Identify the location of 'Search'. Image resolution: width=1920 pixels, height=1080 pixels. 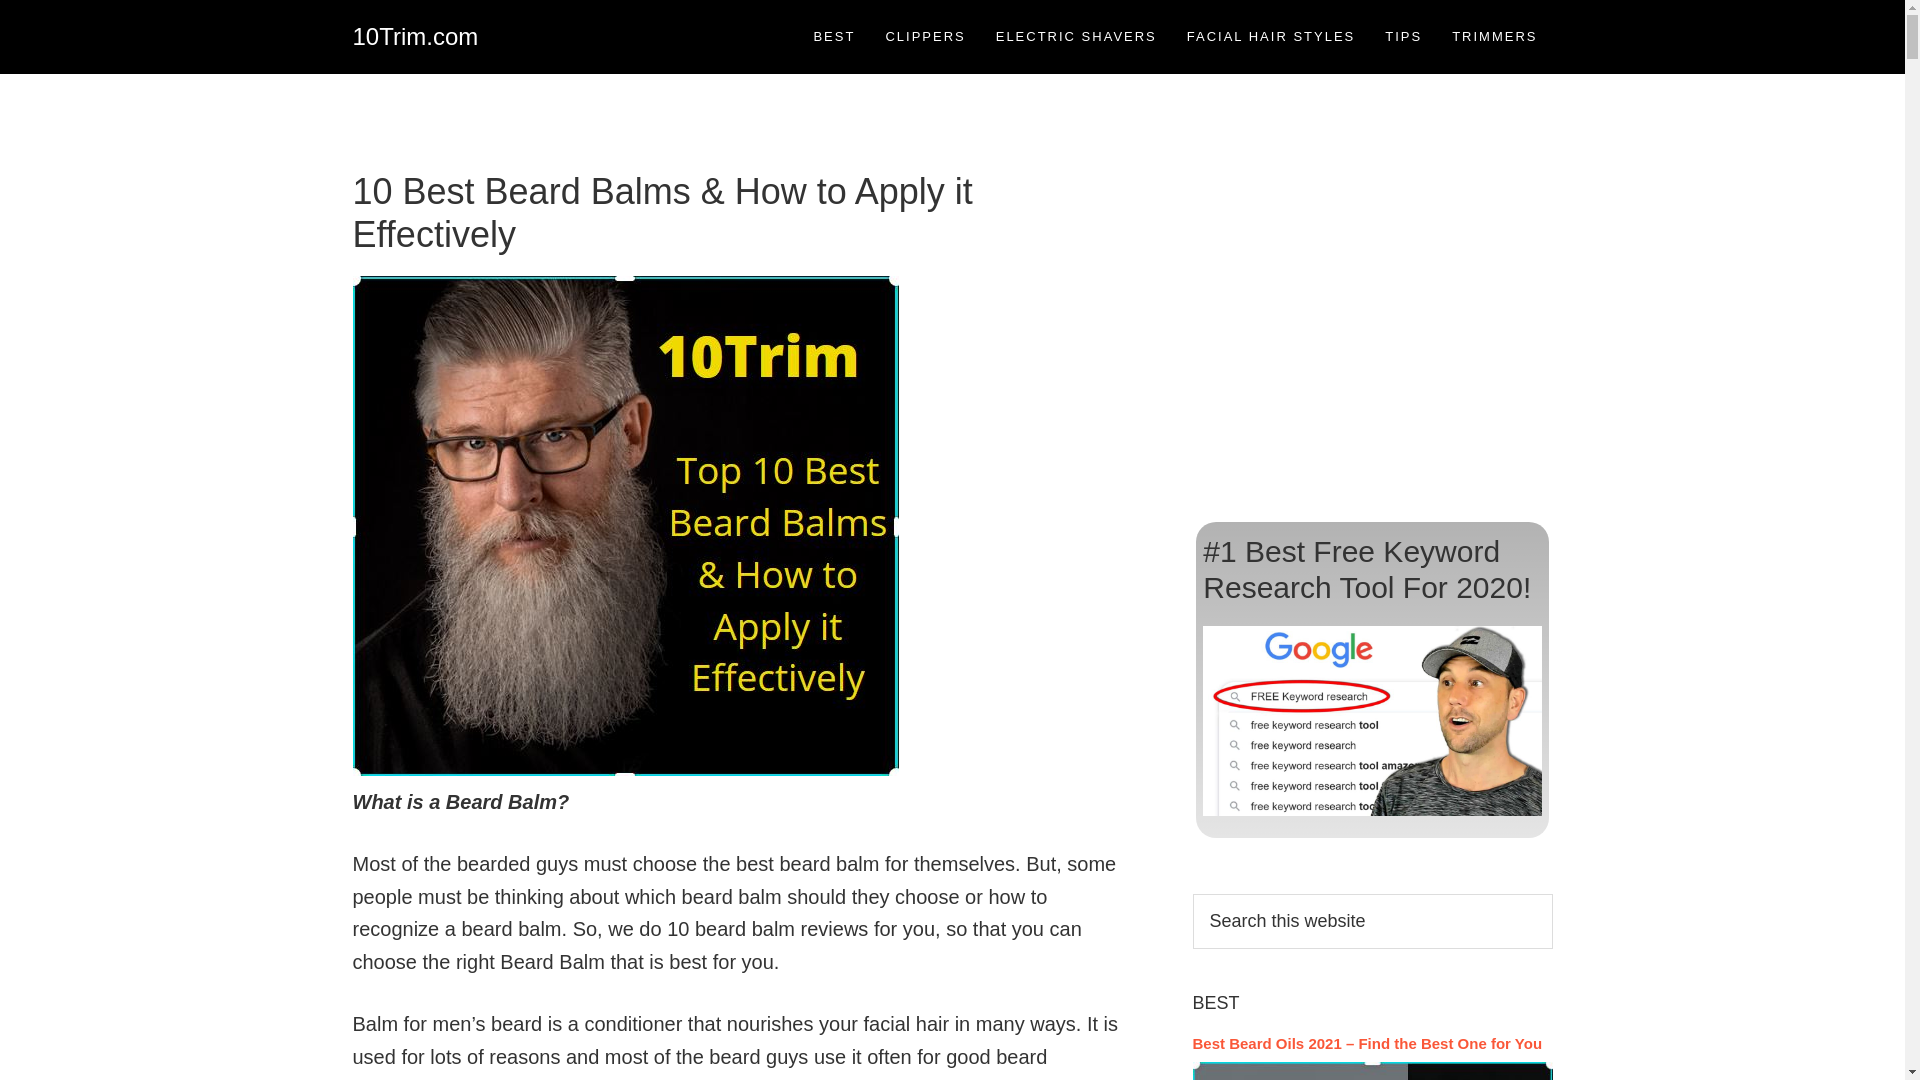
(1551, 892).